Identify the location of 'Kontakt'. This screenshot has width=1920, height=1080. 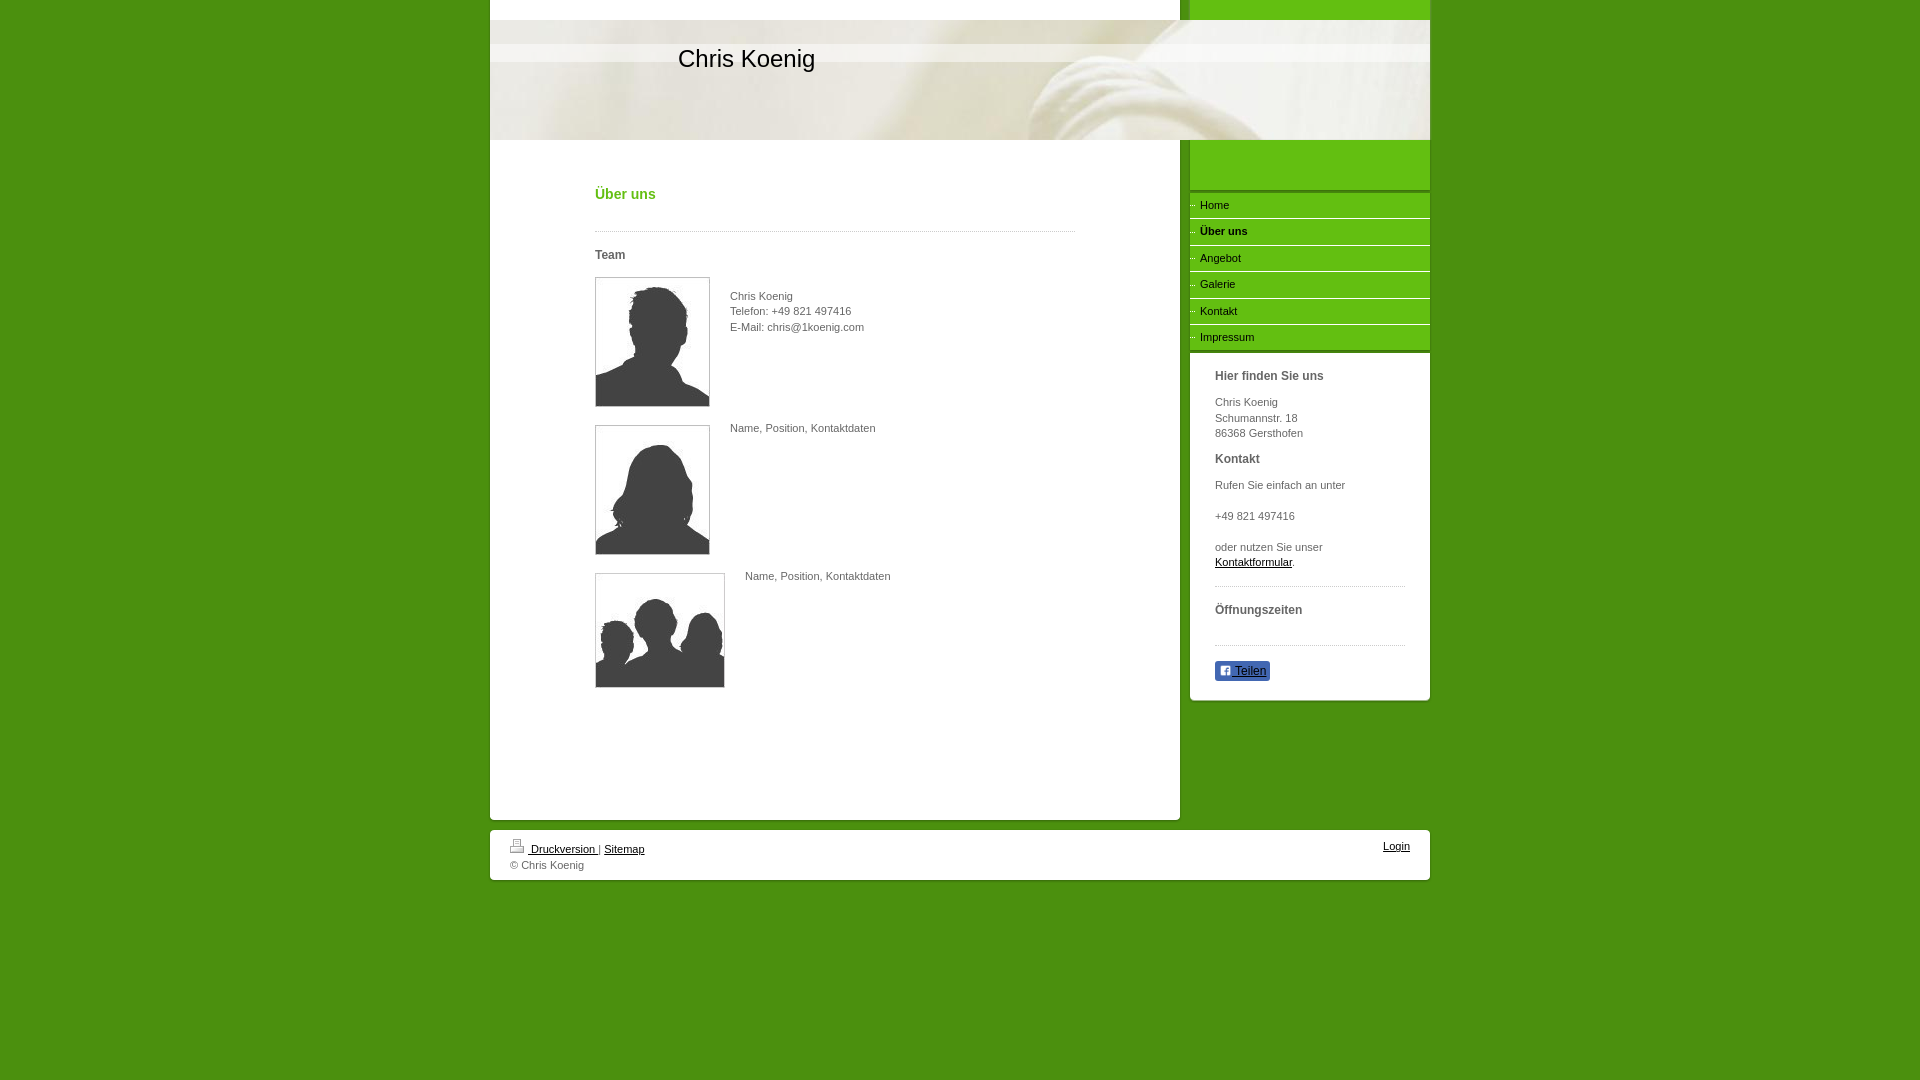
(1310, 311).